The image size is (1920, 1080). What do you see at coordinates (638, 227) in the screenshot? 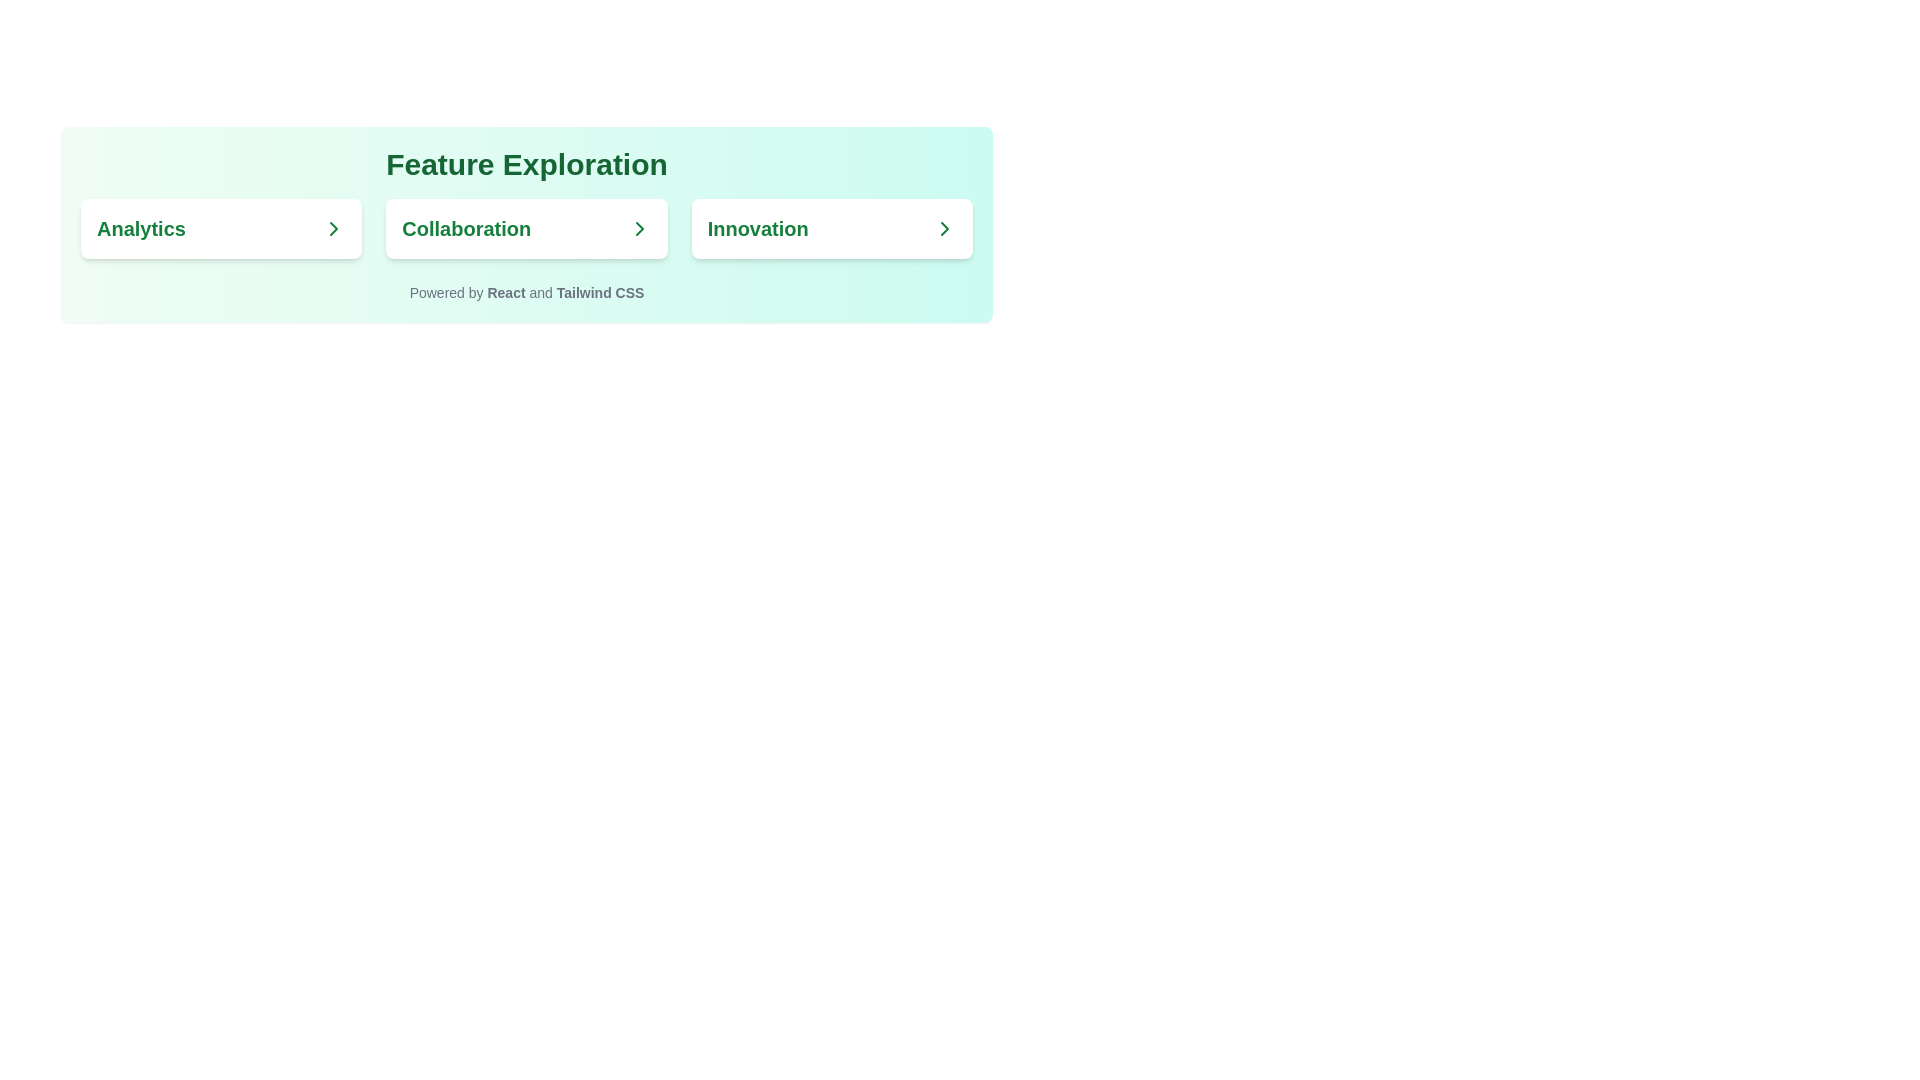
I see `the SVG chevron icon located to the right of the 'Collaboration' text in the 'Feature Exploration' menu` at bounding box center [638, 227].